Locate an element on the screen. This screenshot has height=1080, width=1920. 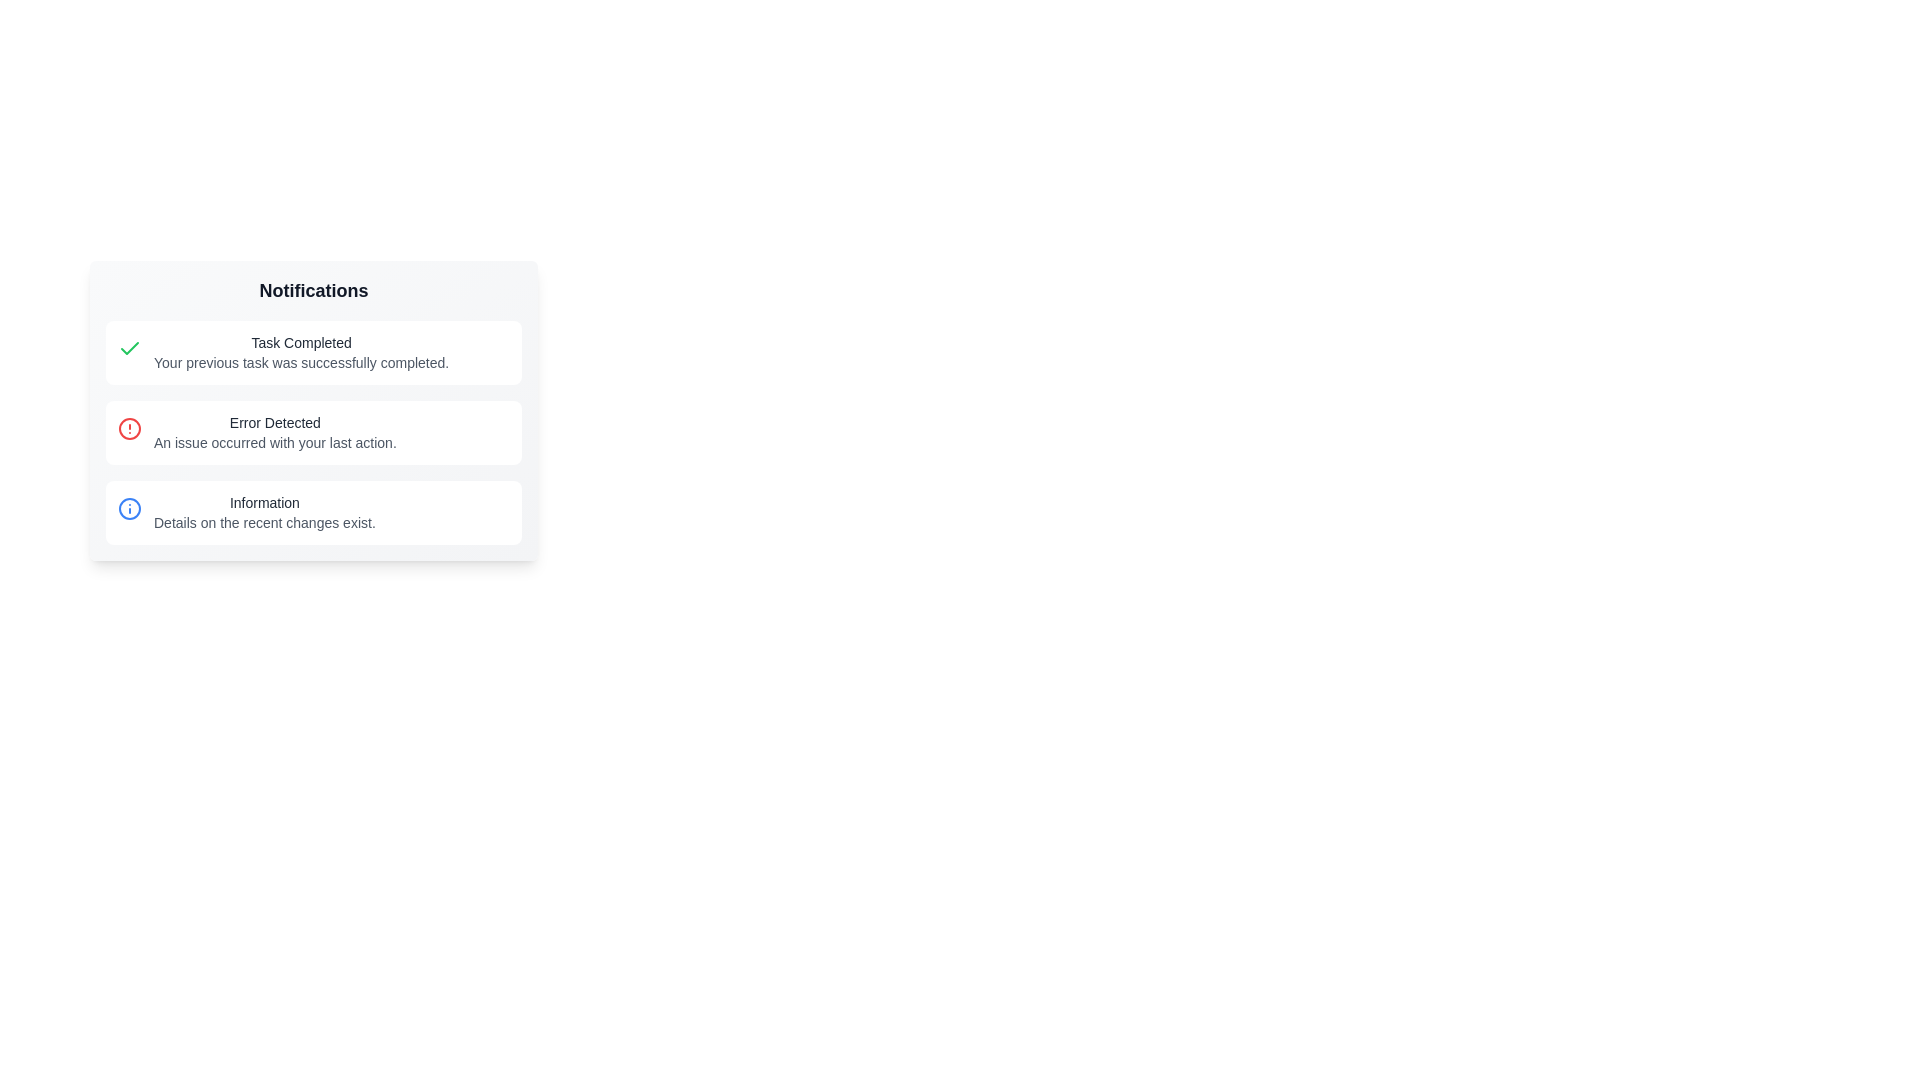
the third notification entry in the list under the 'Notifications' heading, which provides a message about recent changes is located at coordinates (263, 512).